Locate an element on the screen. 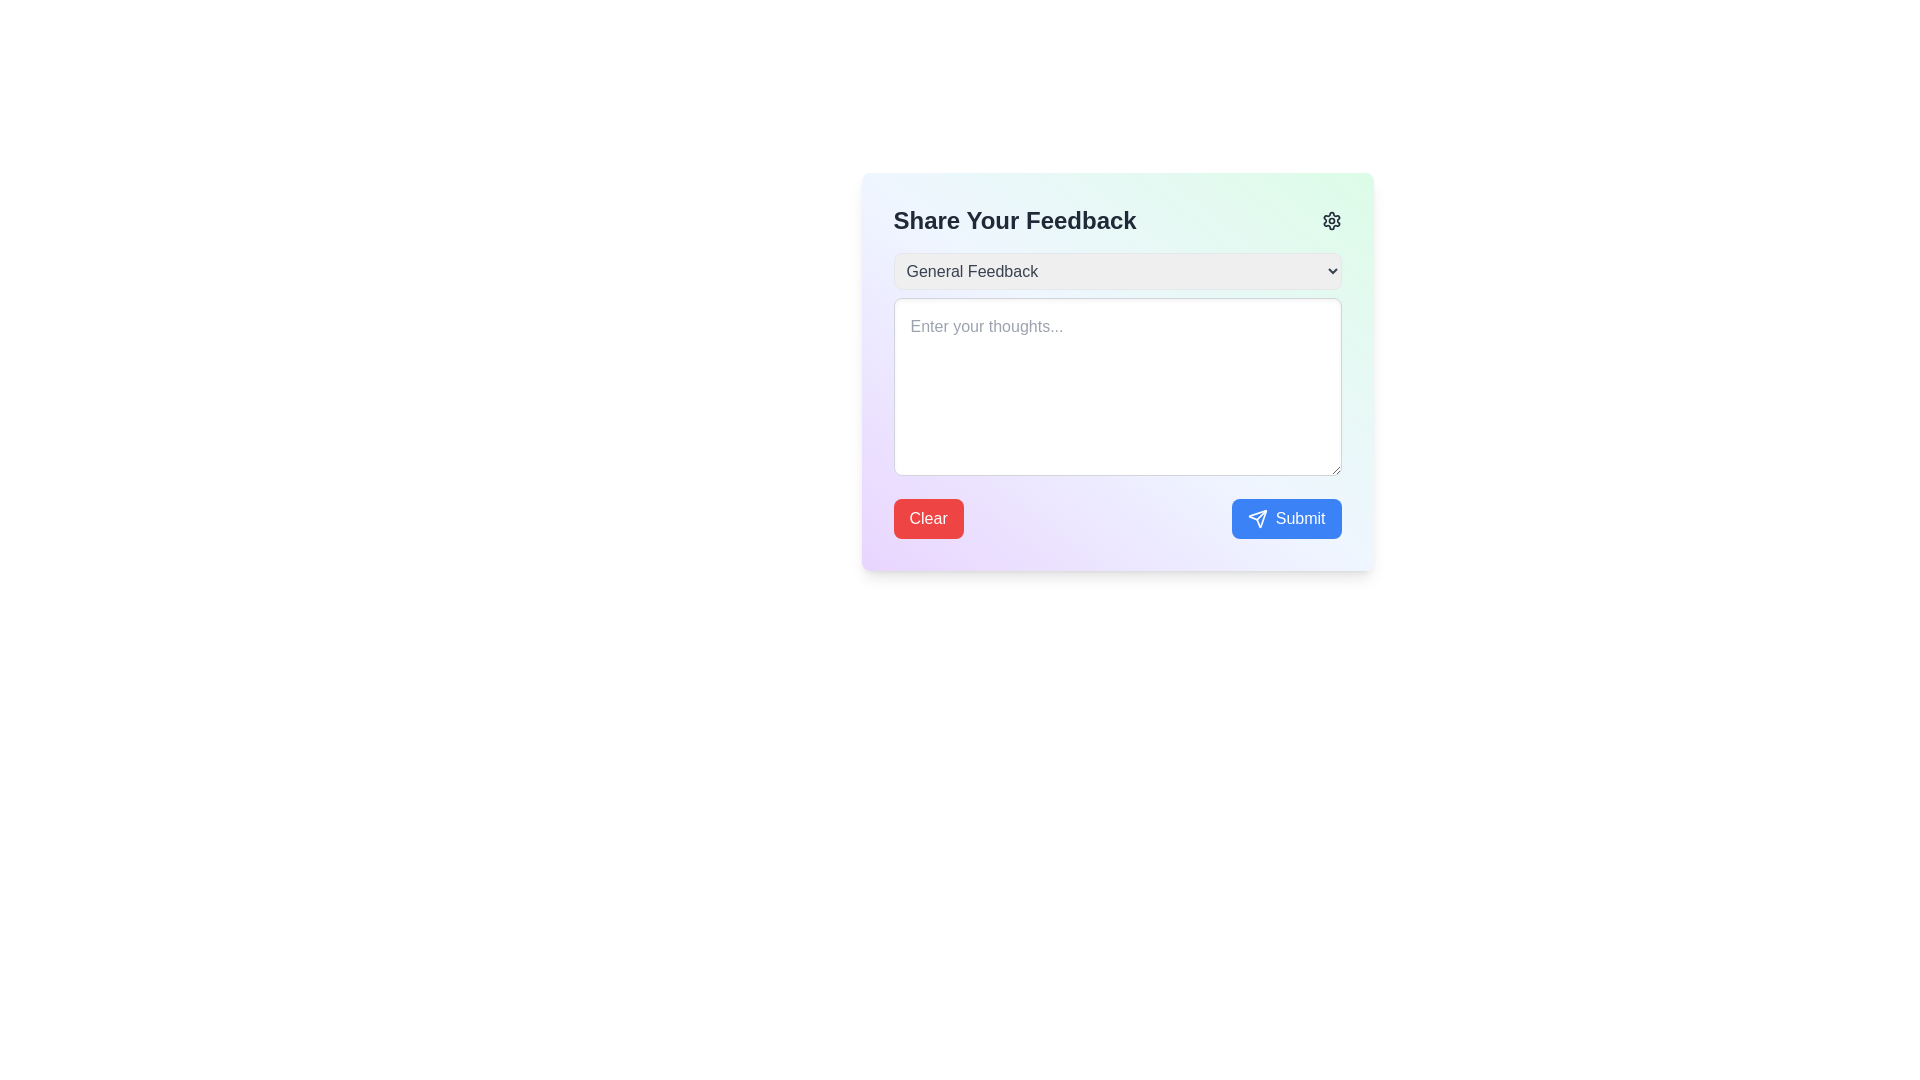  the cogwheel icon representing settings, located in the upper-right corner of the feedback panel is located at coordinates (1331, 220).